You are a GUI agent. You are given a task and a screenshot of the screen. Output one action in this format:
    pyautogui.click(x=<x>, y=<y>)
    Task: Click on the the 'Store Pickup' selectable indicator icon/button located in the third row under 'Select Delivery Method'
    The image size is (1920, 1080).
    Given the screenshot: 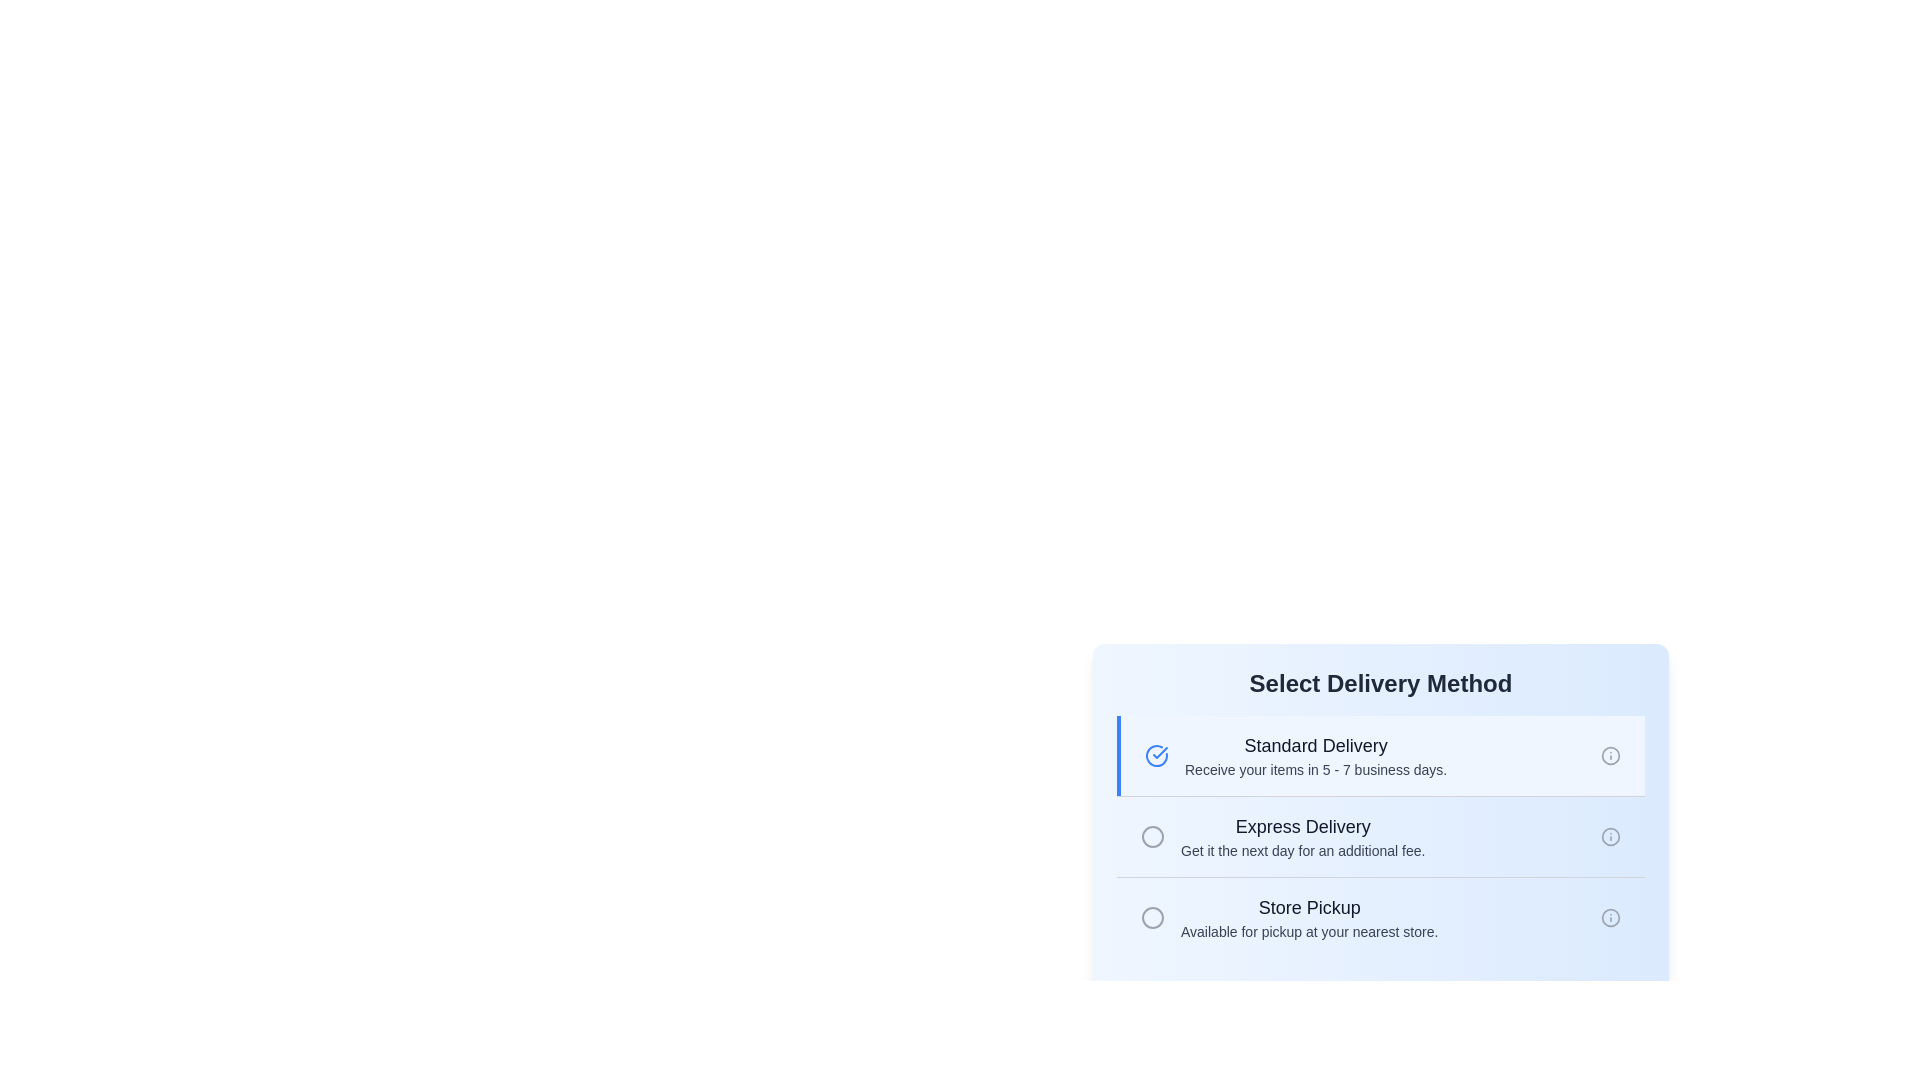 What is the action you would take?
    pyautogui.click(x=1152, y=918)
    